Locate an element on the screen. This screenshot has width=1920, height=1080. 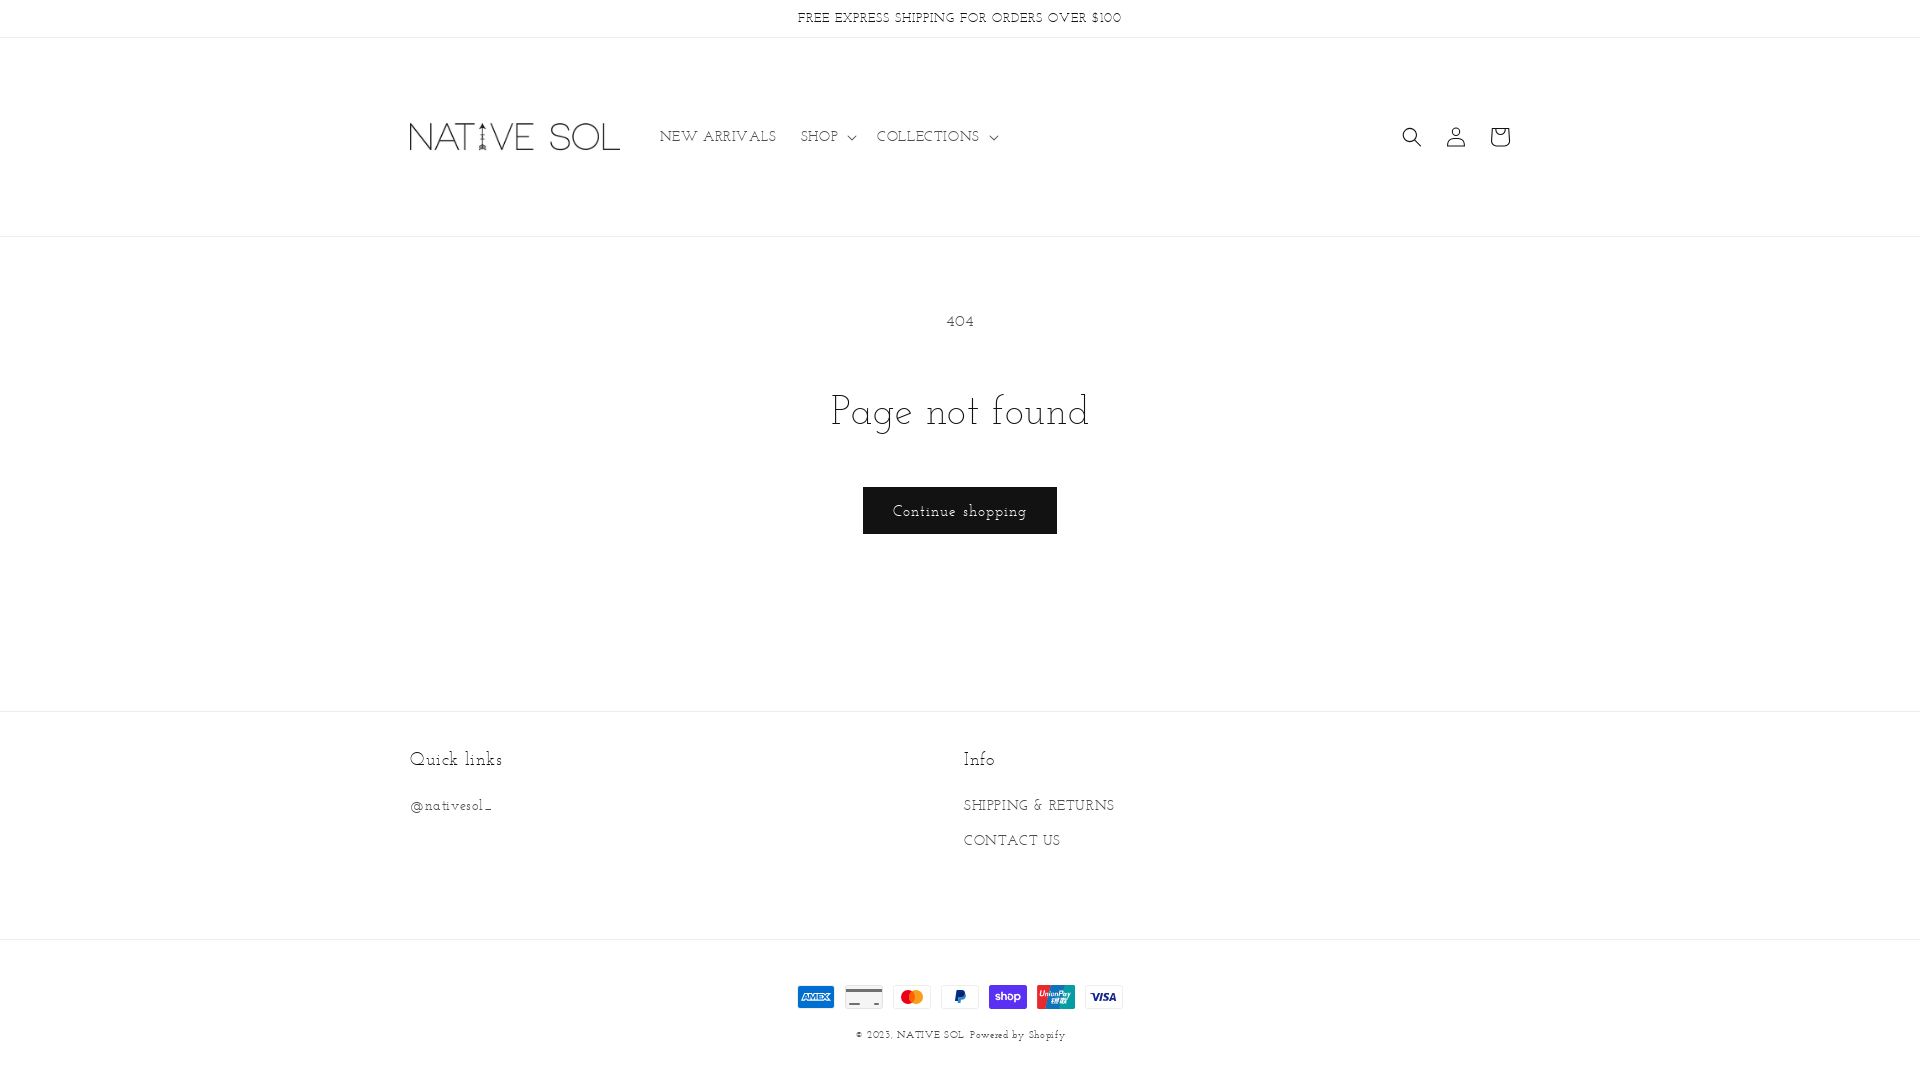
'@nativesol_' is located at coordinates (408, 806).